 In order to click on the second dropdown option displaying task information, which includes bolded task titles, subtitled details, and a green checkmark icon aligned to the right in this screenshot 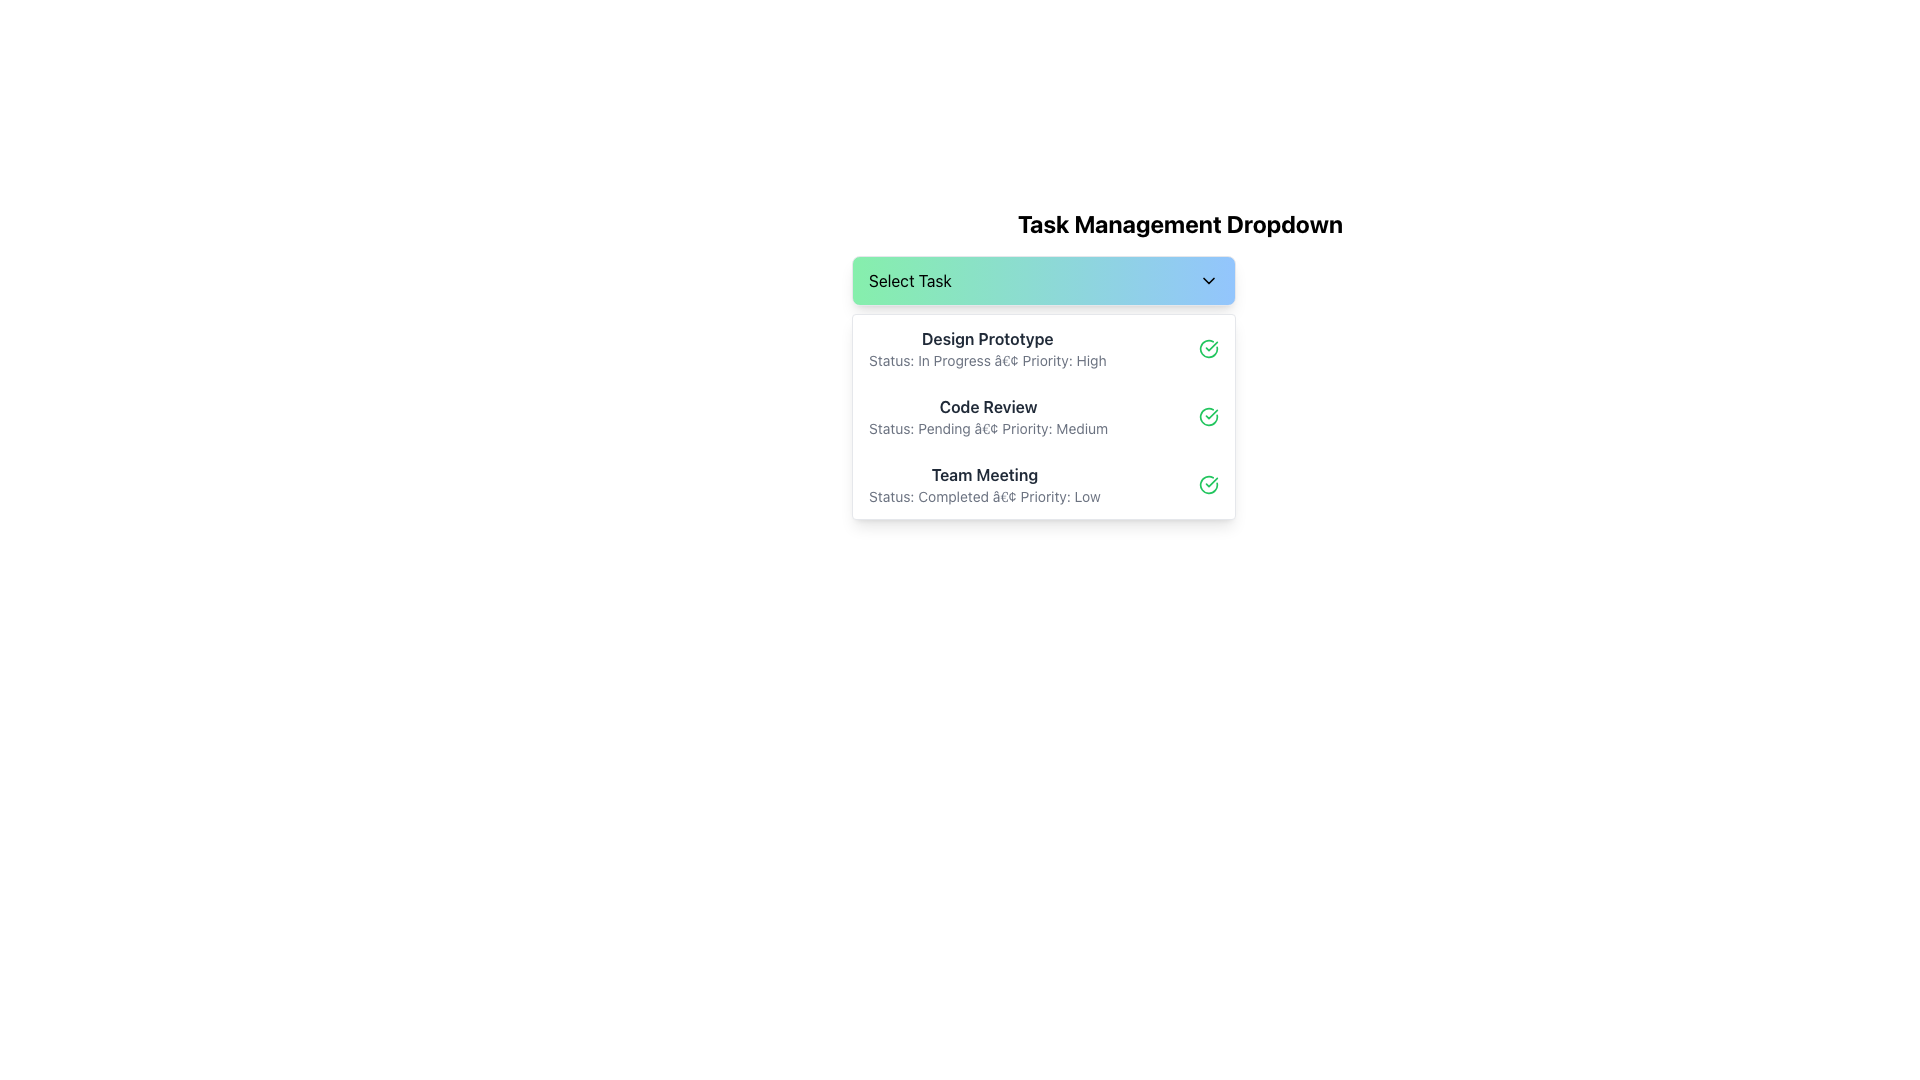, I will do `click(1042, 415)`.